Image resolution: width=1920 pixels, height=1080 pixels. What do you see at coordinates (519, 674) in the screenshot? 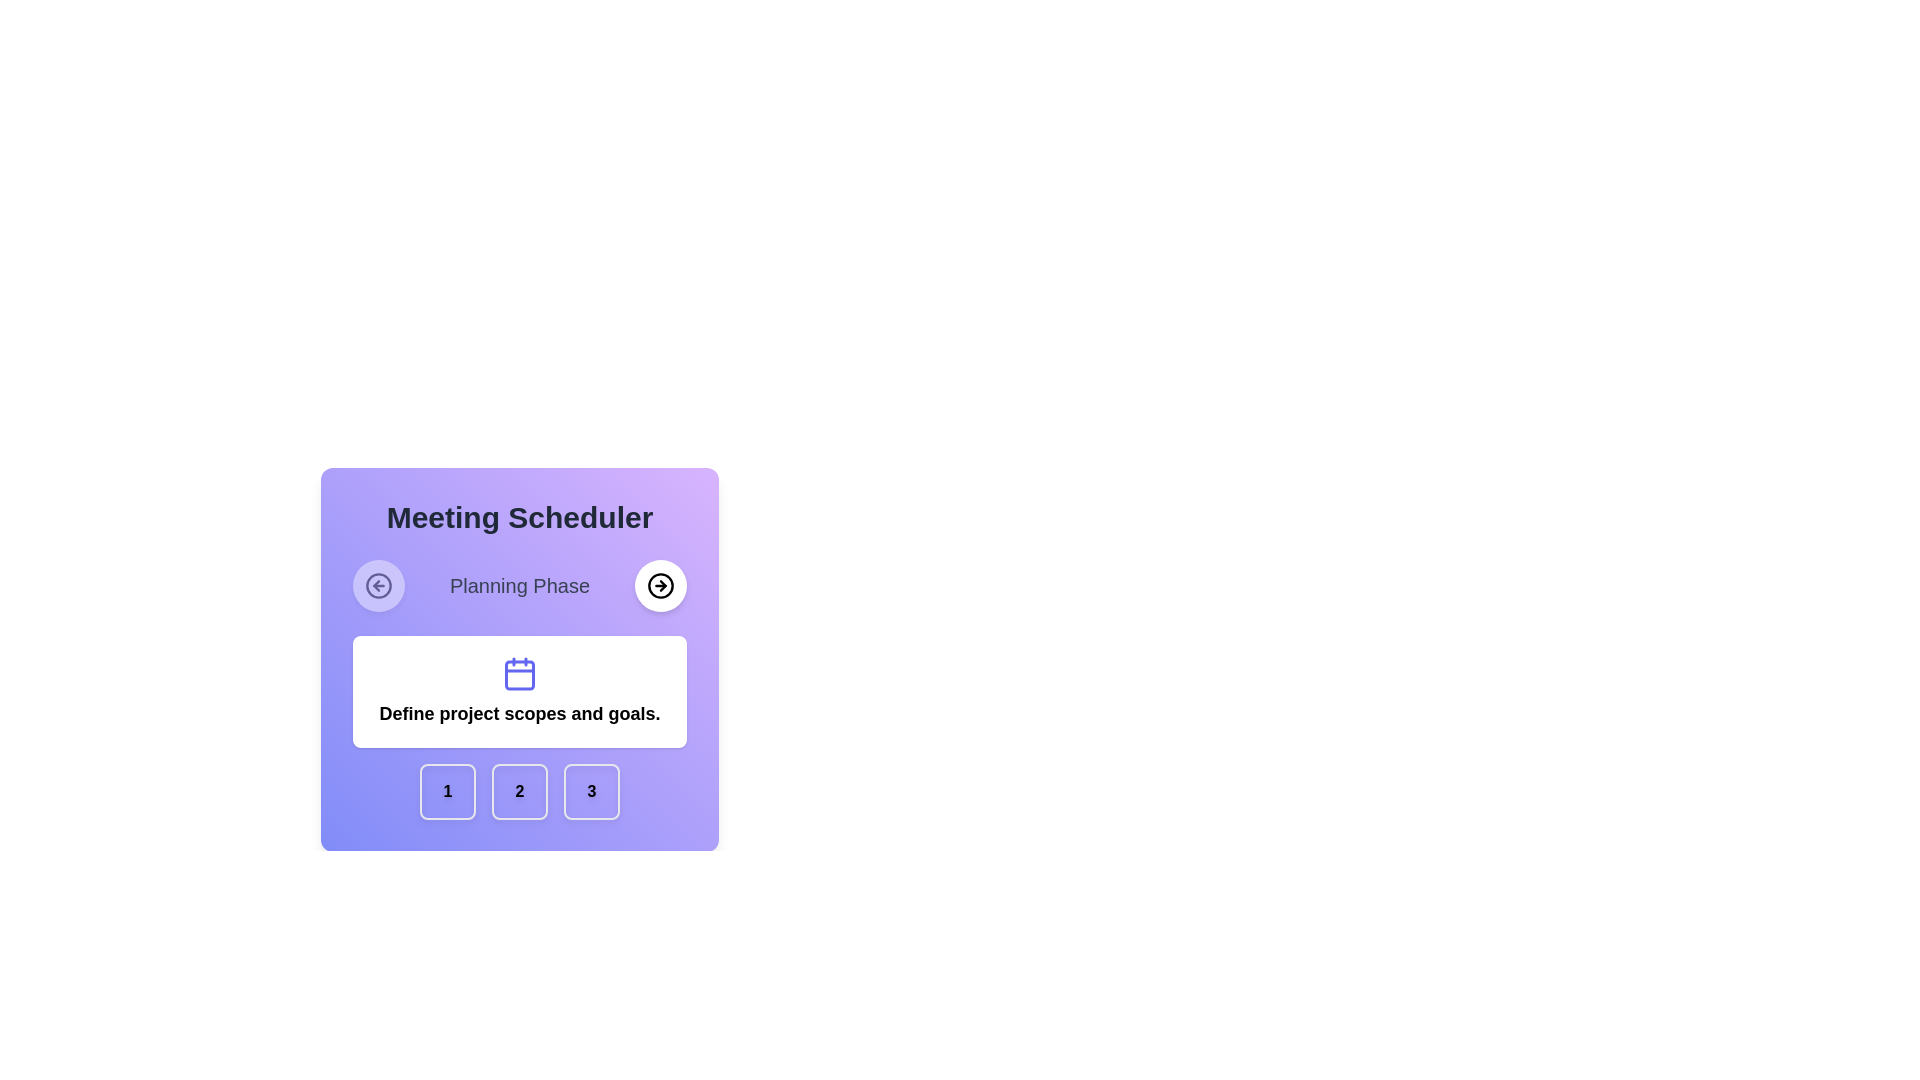
I see `the decorative calendar icon, which is located above the text 'Define project scopes and goals.' and below the 'Planning Phase' header` at bounding box center [519, 674].